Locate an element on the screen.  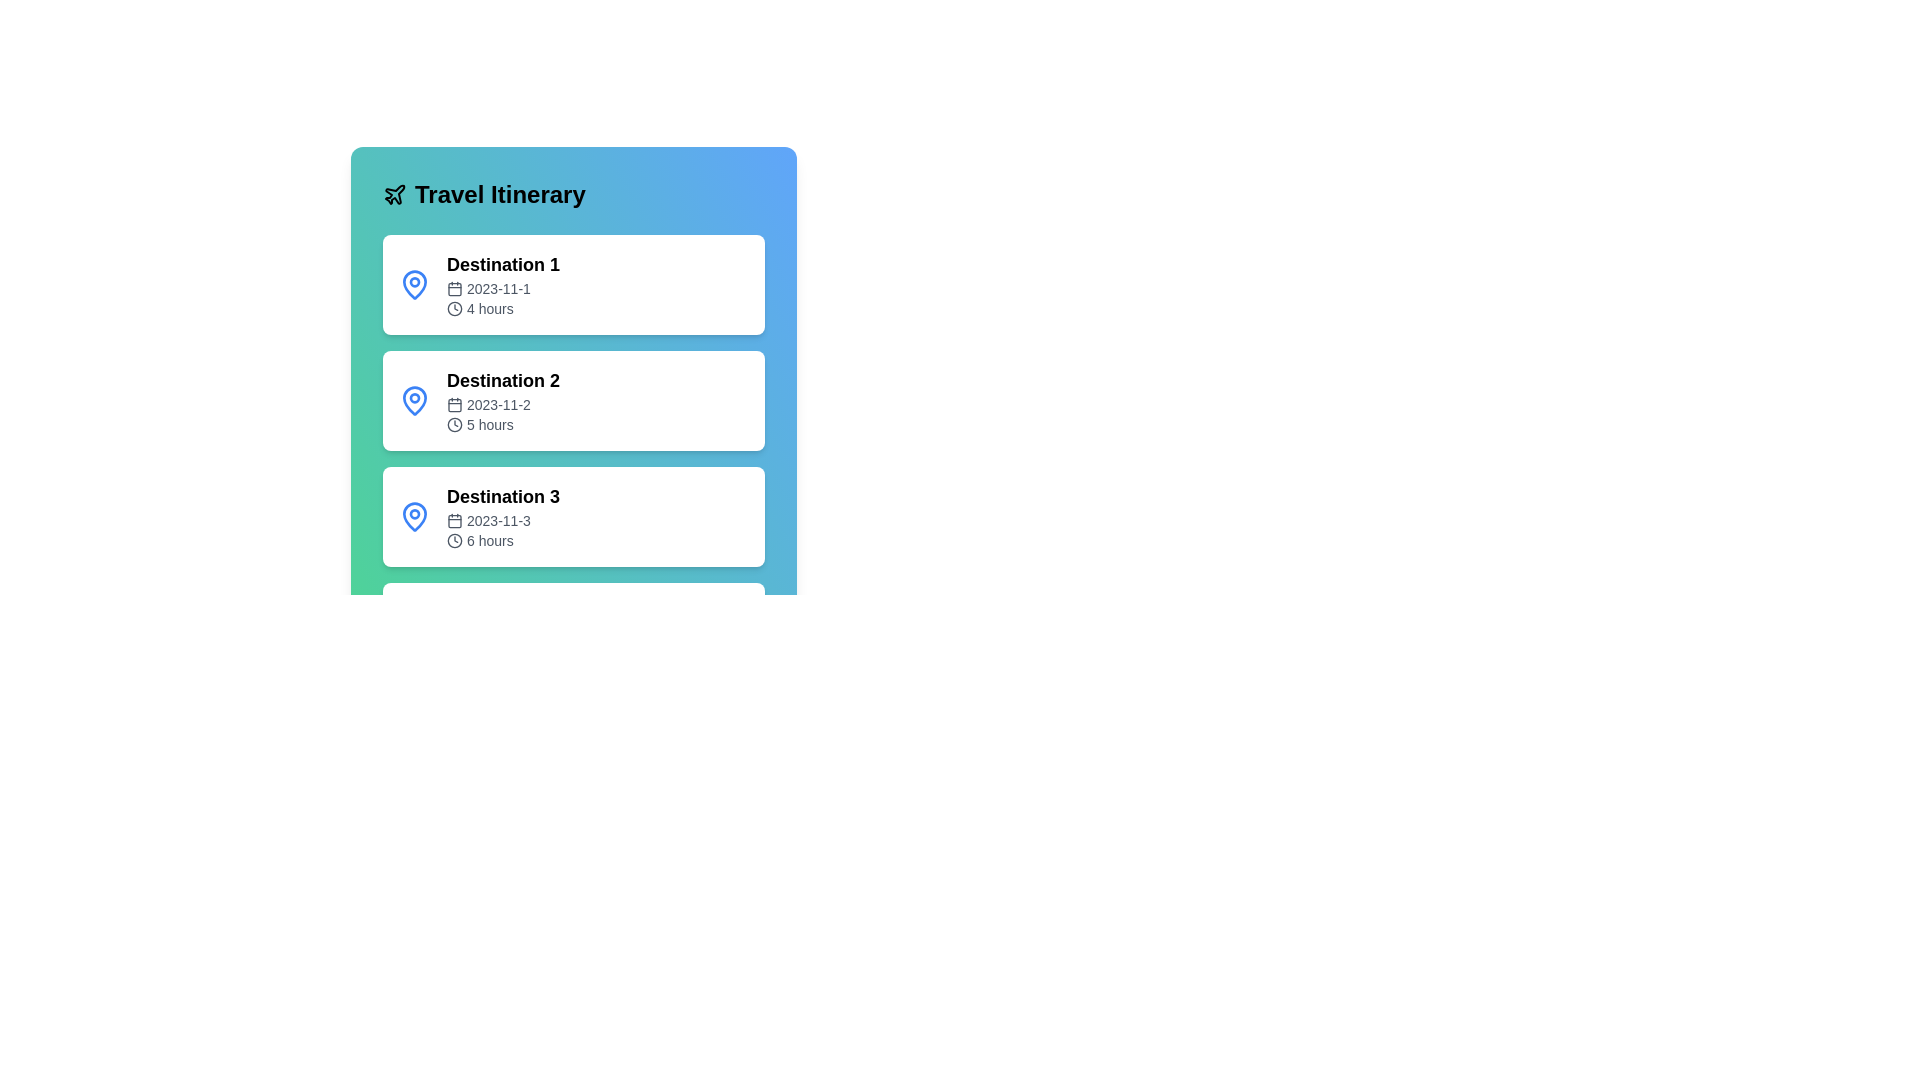
properties of the Text and icon pair that indicates the duration of activity for 'Destination 2', located beneath the date '2023-11-2' is located at coordinates (503, 423).